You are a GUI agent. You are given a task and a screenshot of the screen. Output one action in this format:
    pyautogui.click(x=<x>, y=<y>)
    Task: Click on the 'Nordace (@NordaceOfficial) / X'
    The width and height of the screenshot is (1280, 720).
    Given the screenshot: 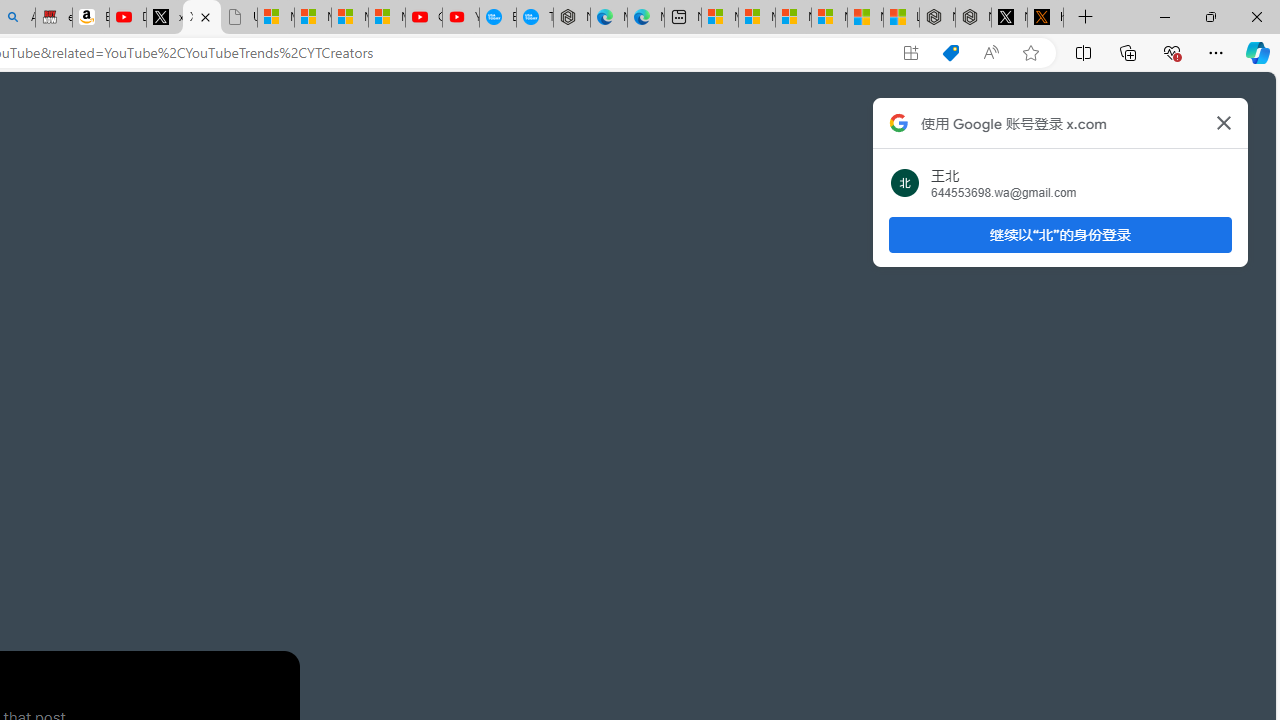 What is the action you would take?
    pyautogui.click(x=1009, y=17)
    